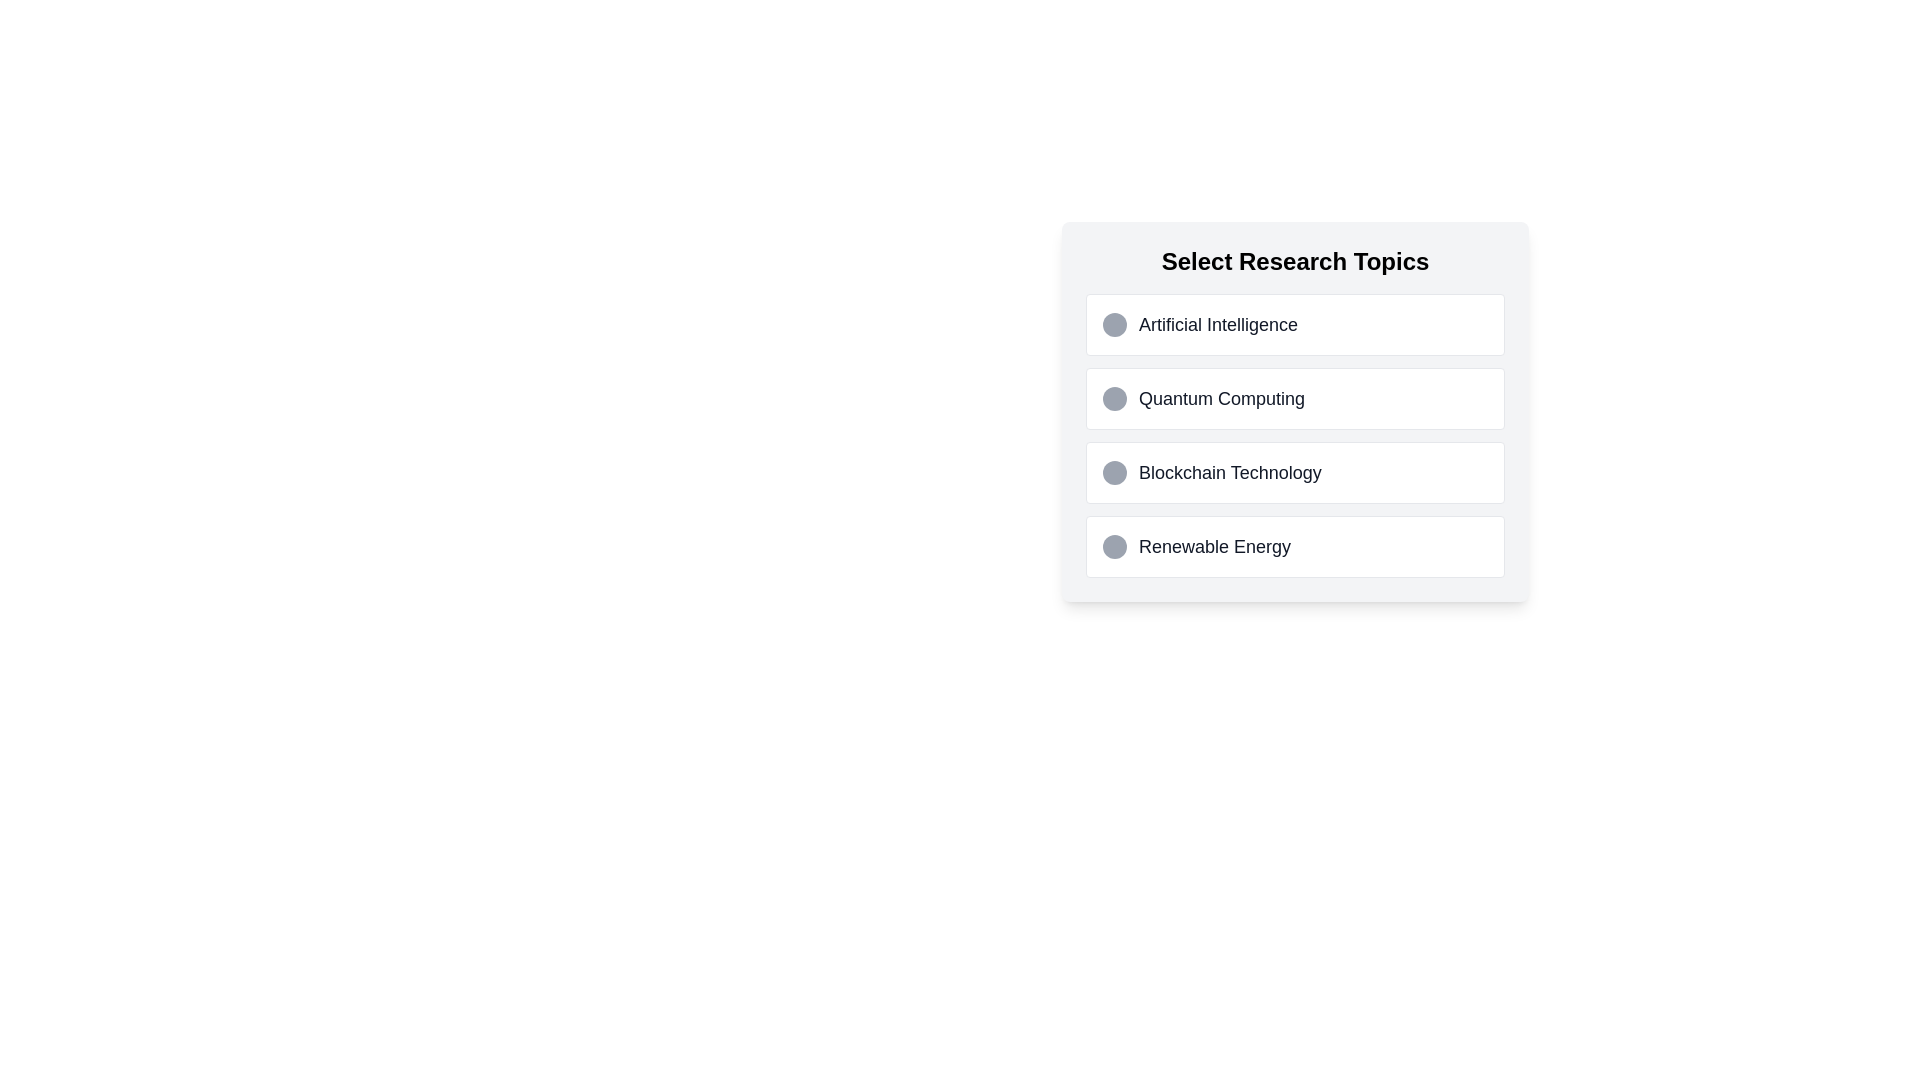 The width and height of the screenshot is (1920, 1080). Describe the element at coordinates (1295, 323) in the screenshot. I see `the first selectable item for the 'Artificial Intelligence' research topic in the list under 'Select Research Topics'` at that location.